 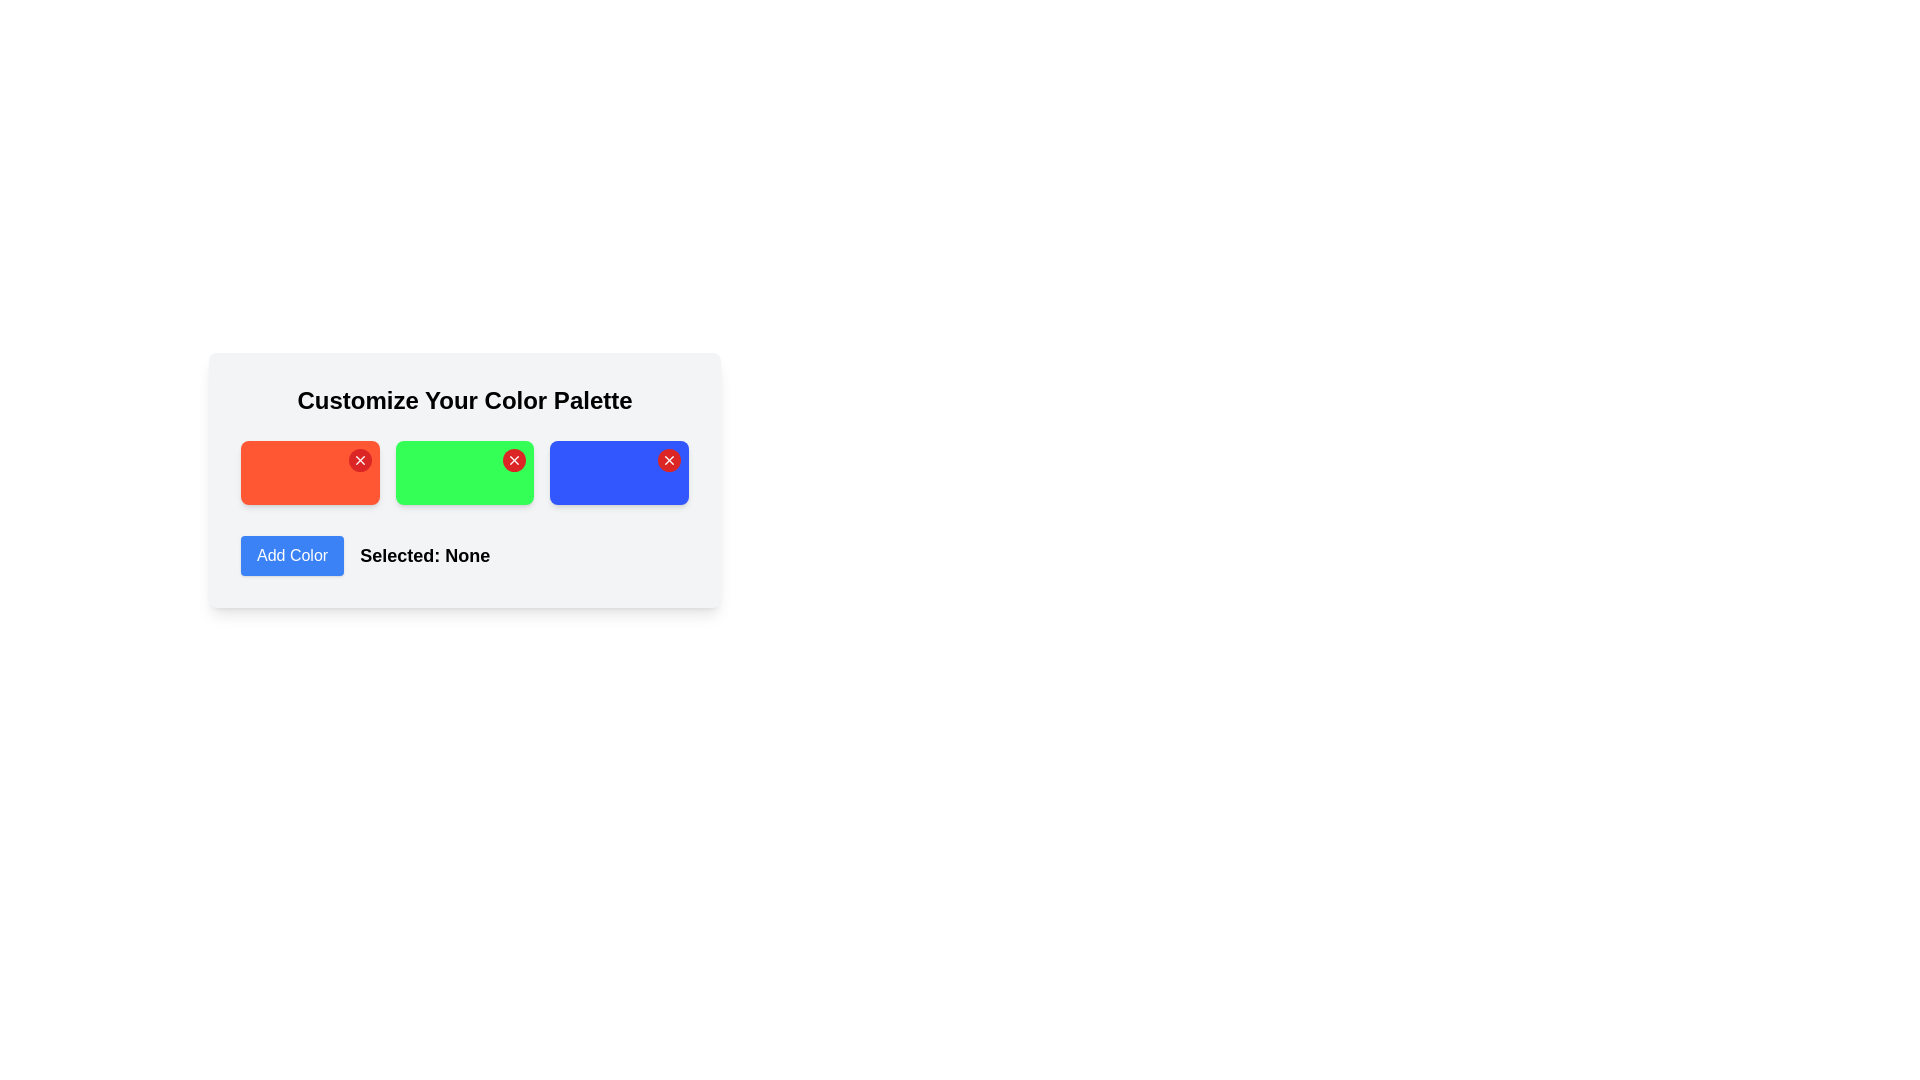 I want to click on the second rectangular block in the 'Customize Your Color Palette' section, so click(x=464, y=476).